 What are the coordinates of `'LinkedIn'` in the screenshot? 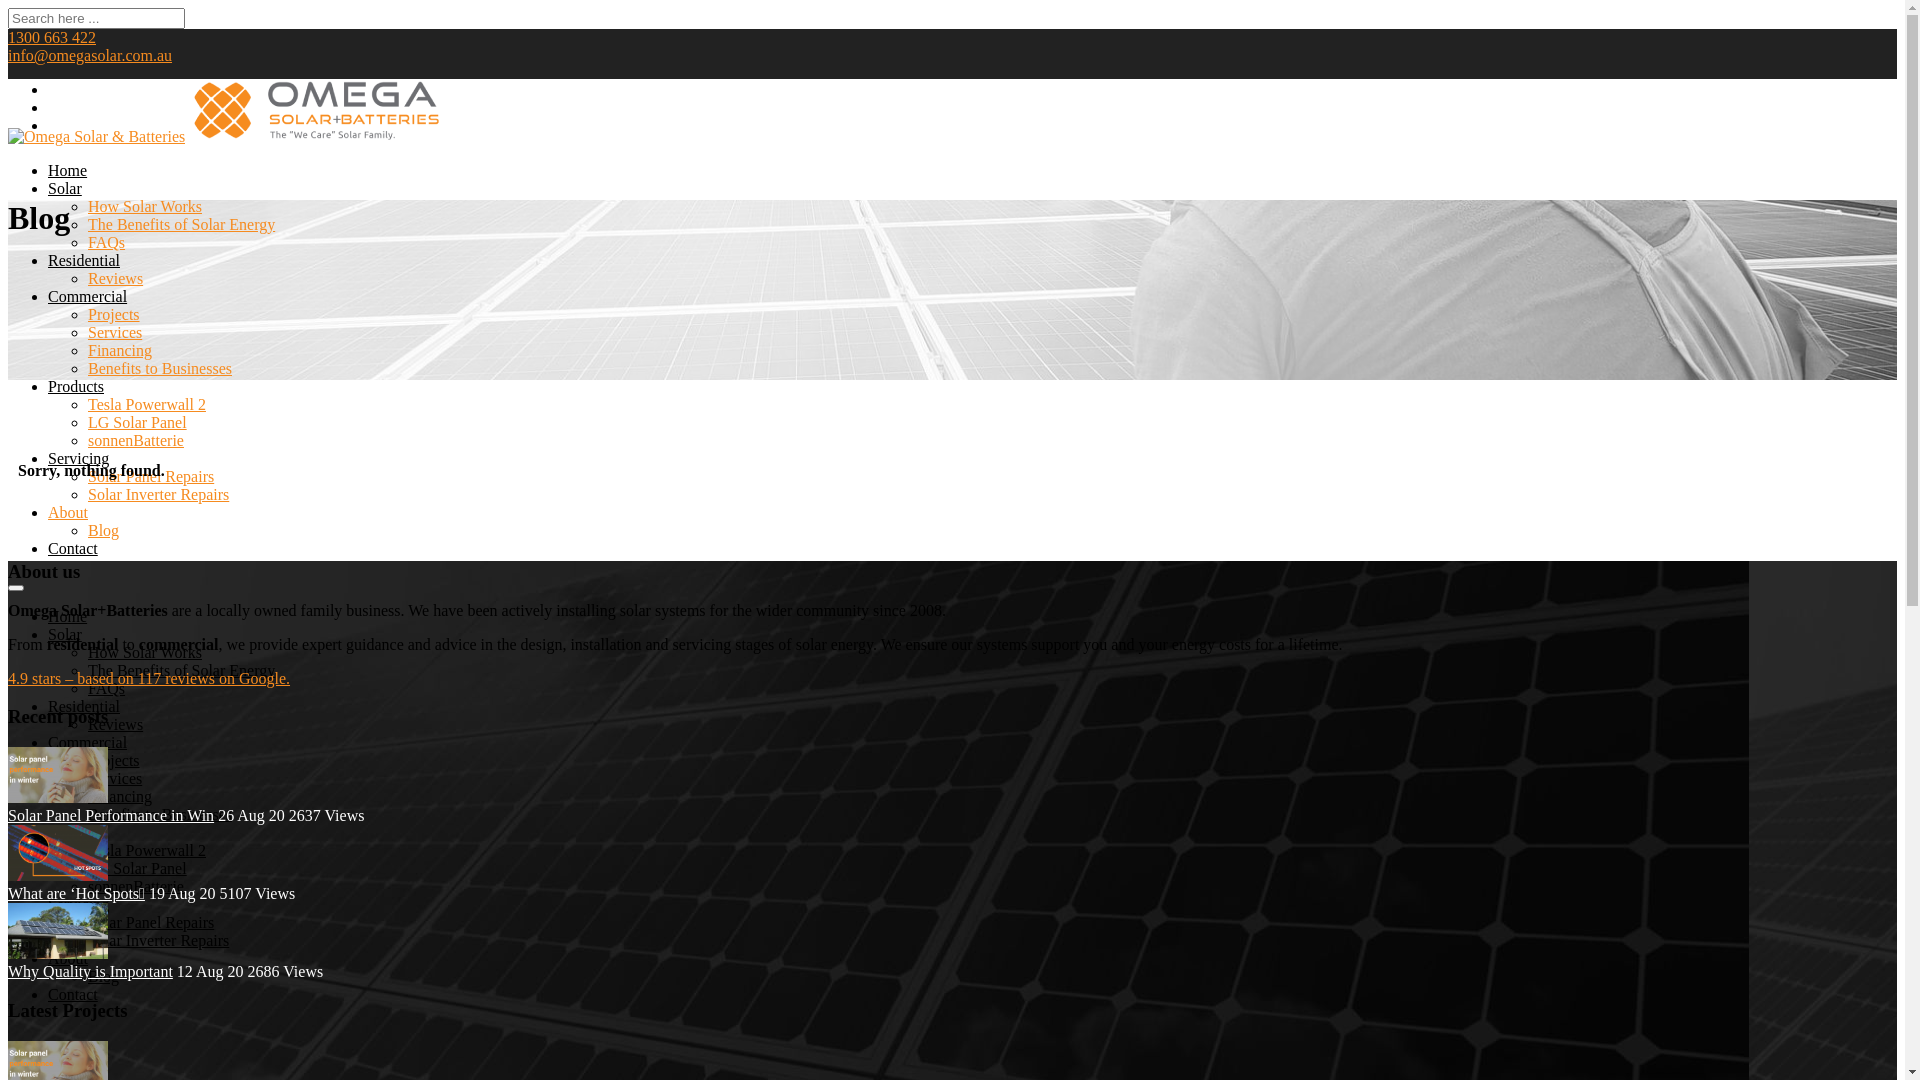 It's located at (54, 107).